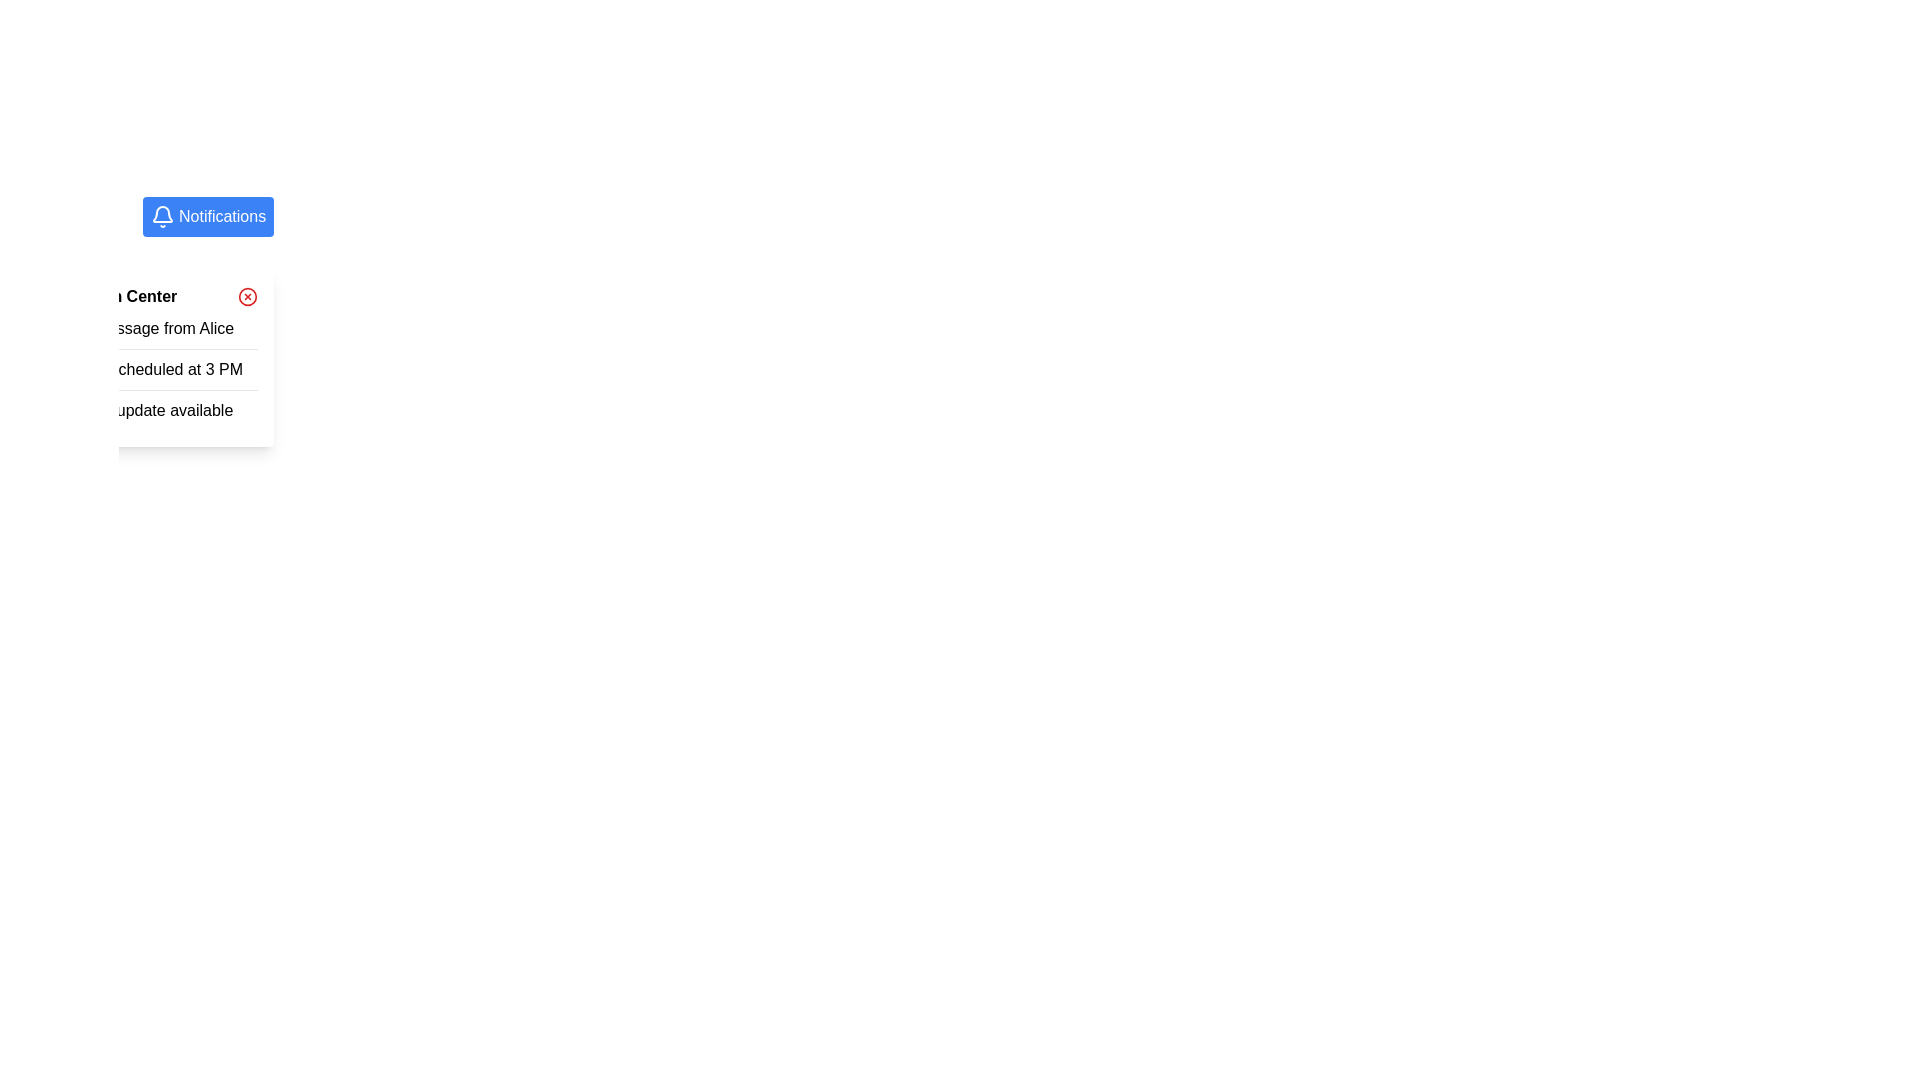 The height and width of the screenshot is (1080, 1920). I want to click on the blue 'Notifications' button with a white bell icon, so click(208, 216).